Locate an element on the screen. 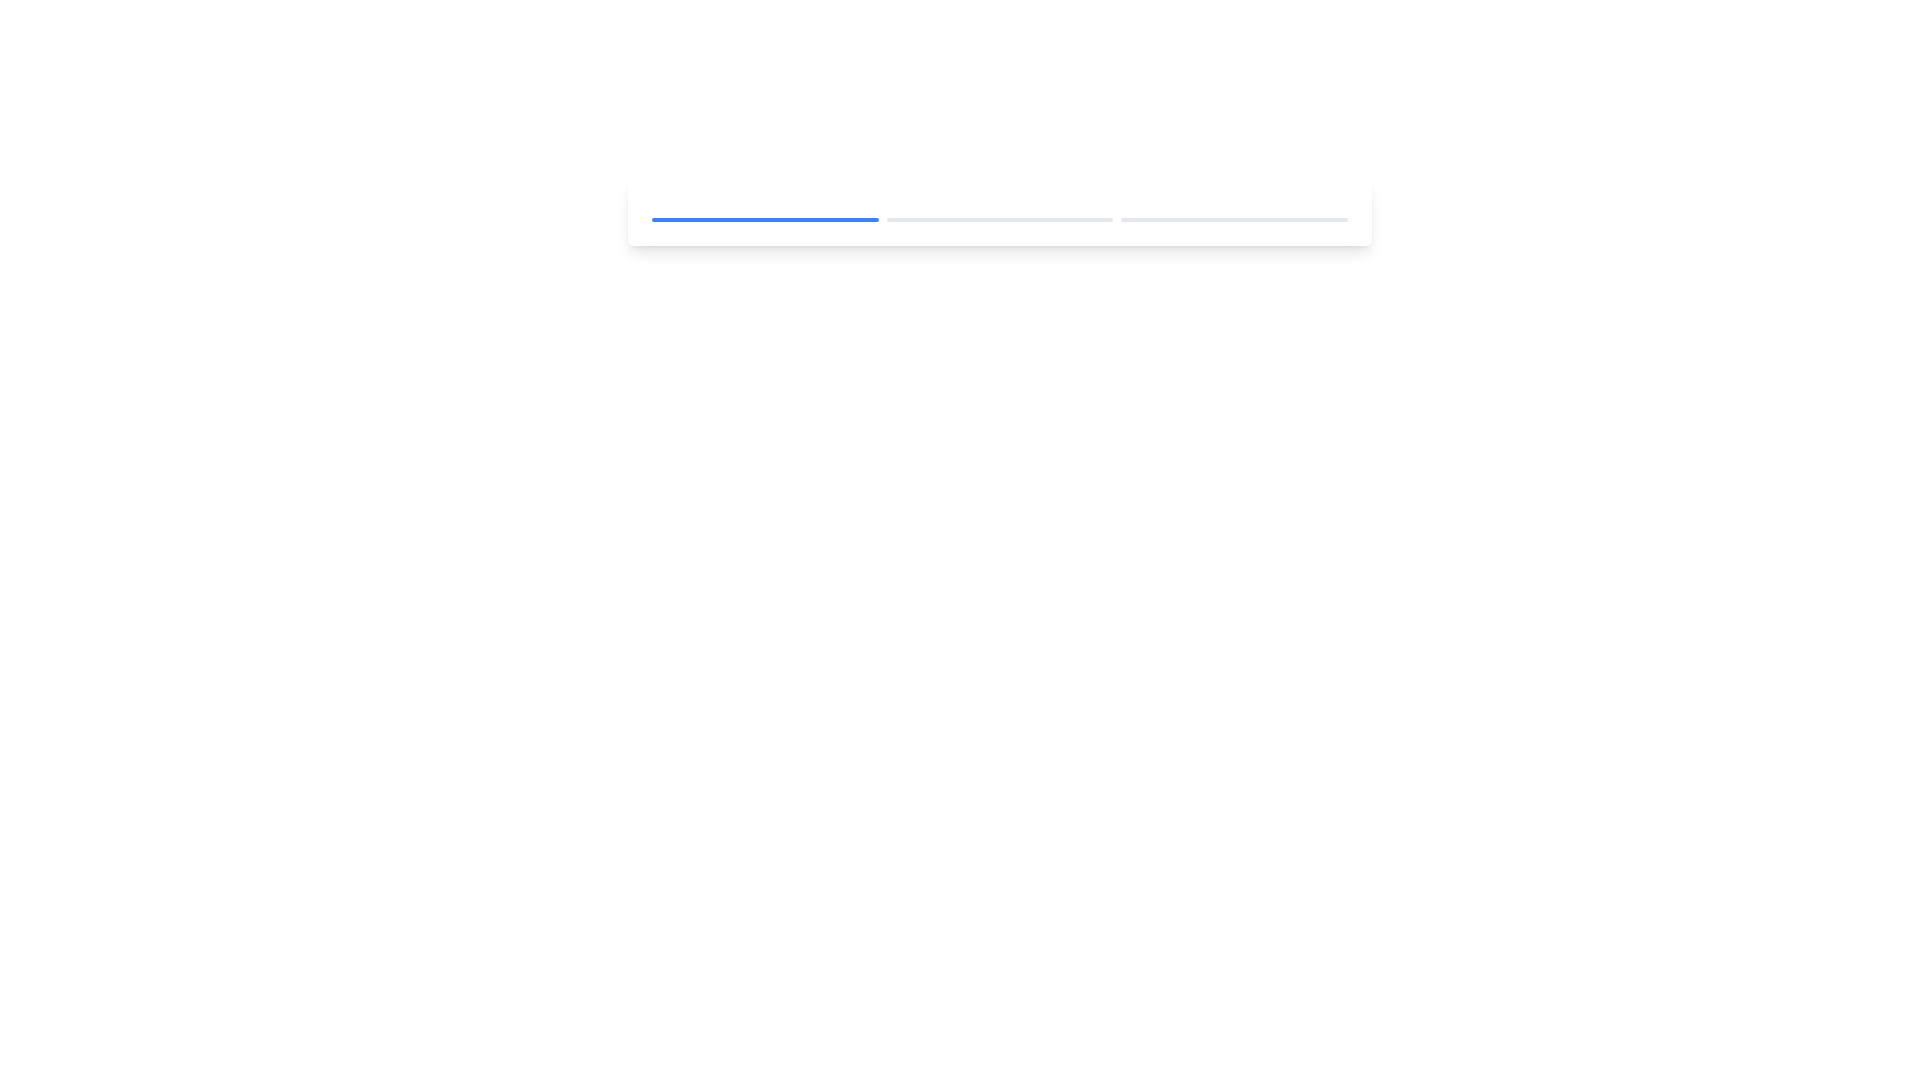 The height and width of the screenshot is (1080, 1920). the slider is located at coordinates (939, 219).